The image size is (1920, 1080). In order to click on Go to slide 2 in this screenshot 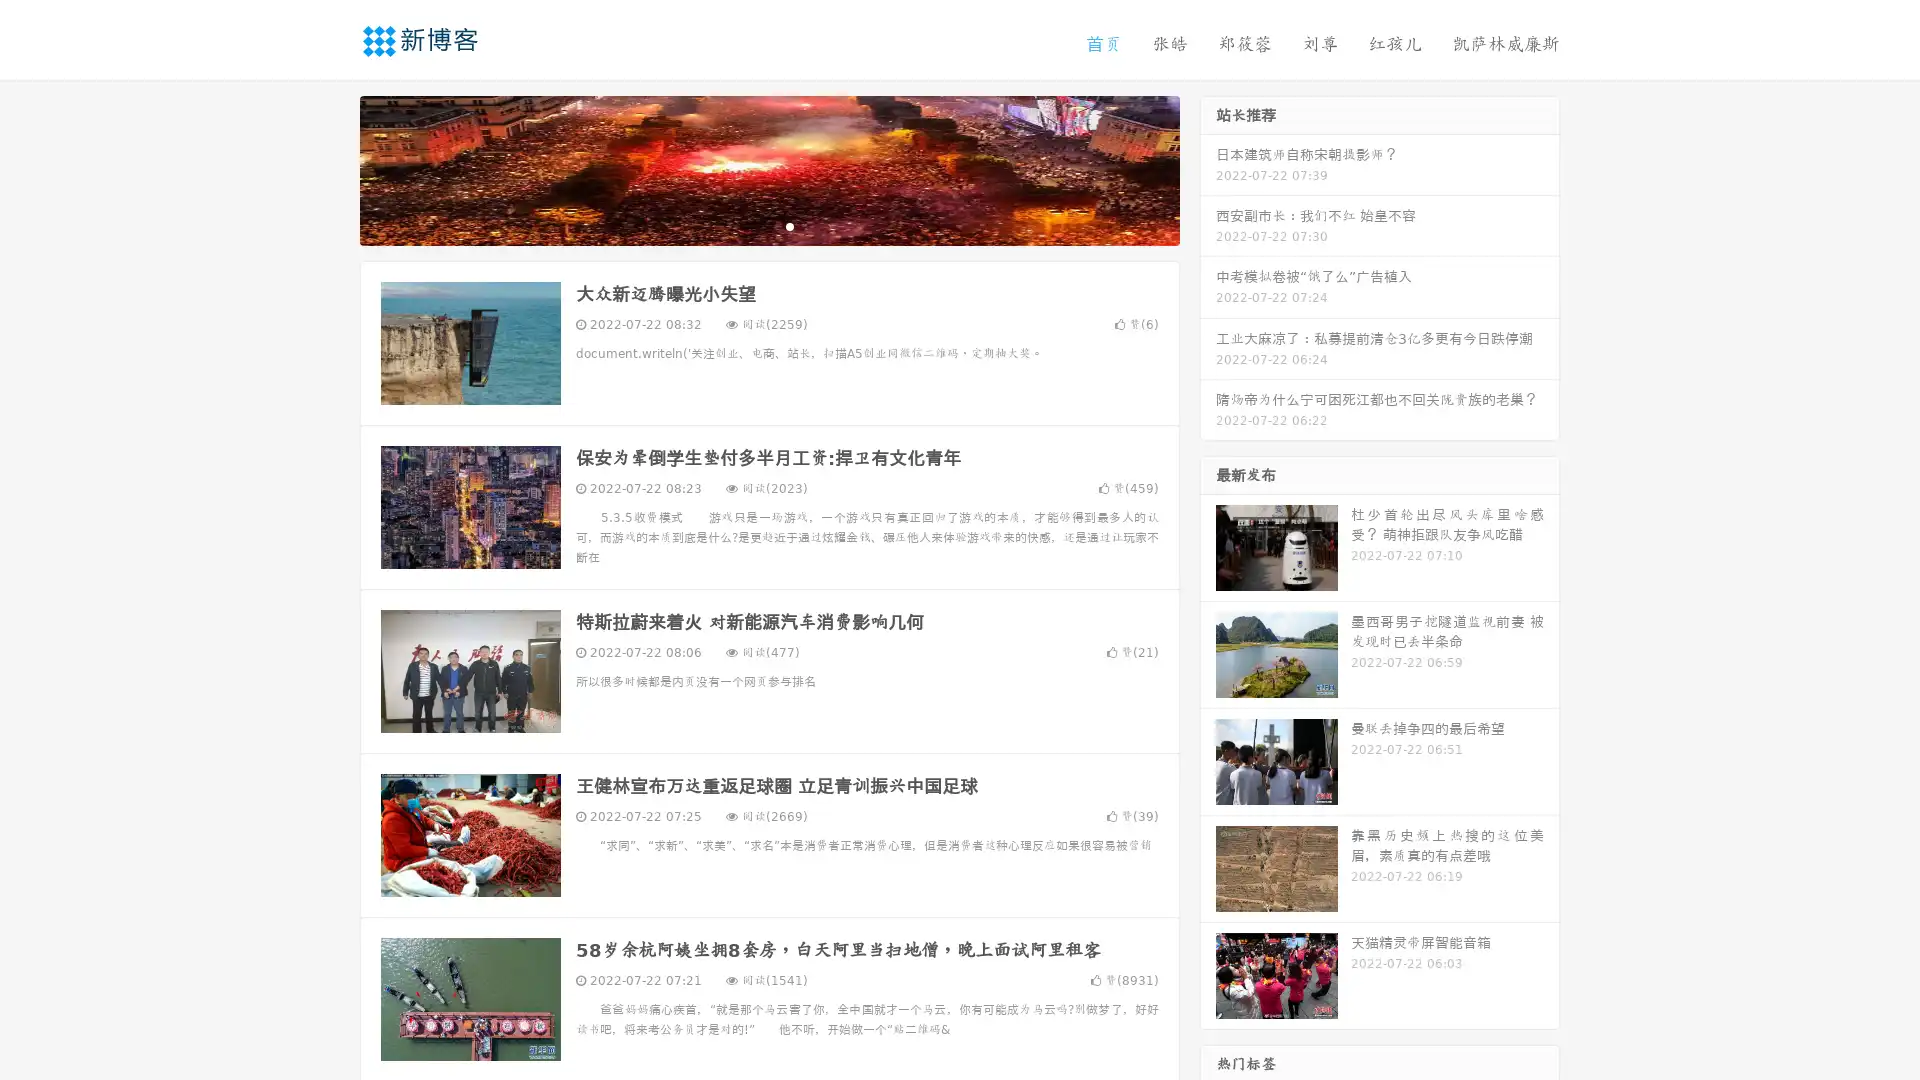, I will do `click(768, 225)`.